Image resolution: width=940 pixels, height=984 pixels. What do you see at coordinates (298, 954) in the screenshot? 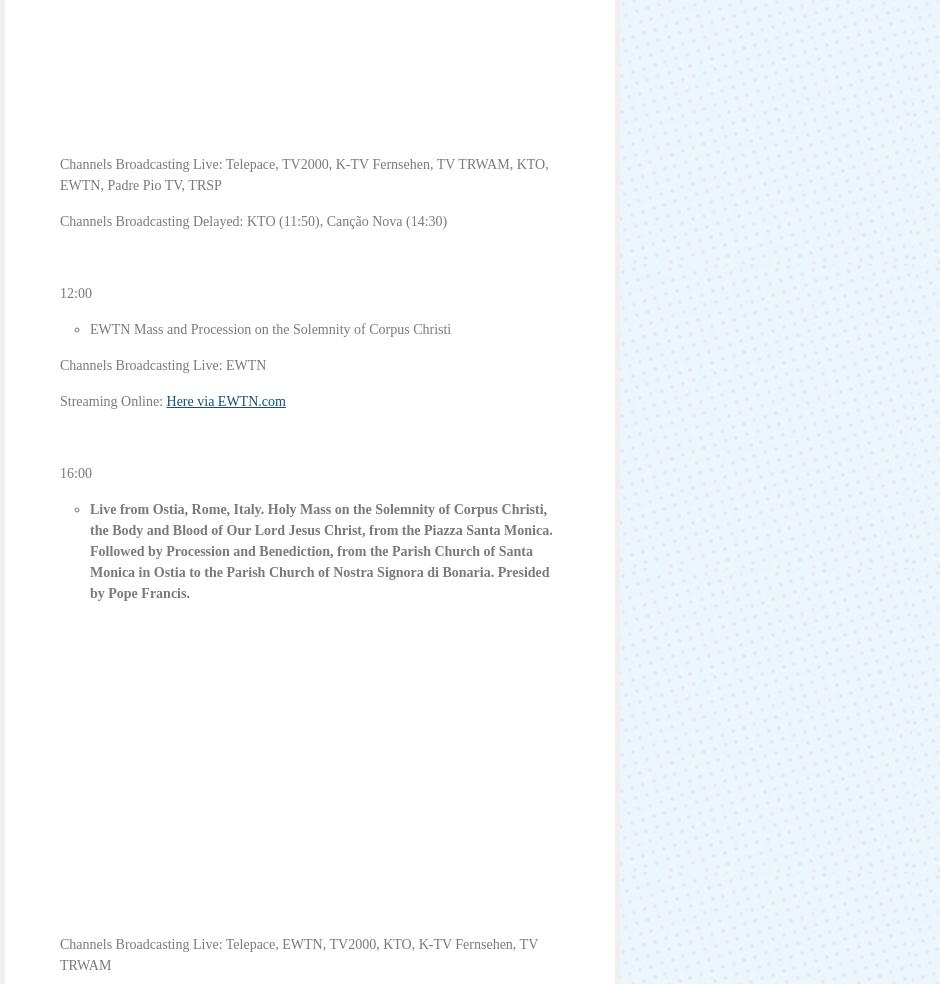
I see `'Channels Broadcasting Live: Telepace, EWTN, TV2000, KTO, K-TV Fernsehen, TV TRWAM'` at bounding box center [298, 954].